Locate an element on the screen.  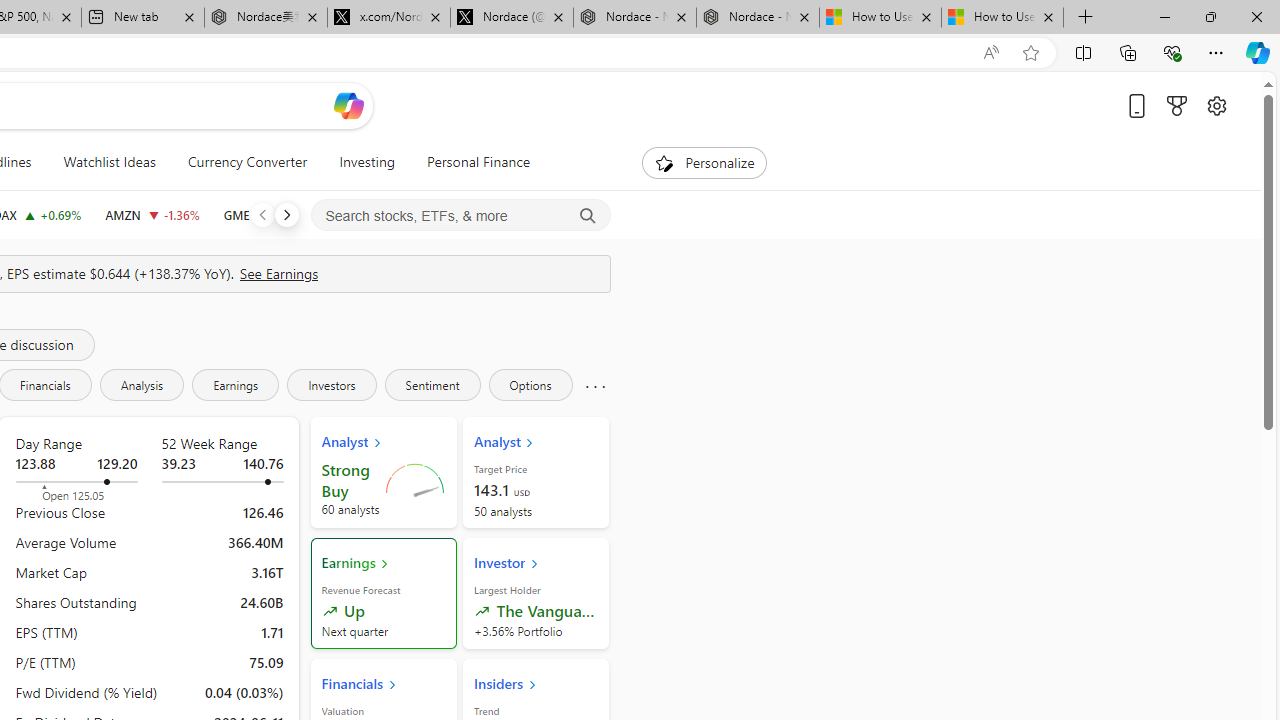
'GME GAMESTOP CORP. decrease 20.74 -0.62 -2.90%' is located at coordinates (265, 214).